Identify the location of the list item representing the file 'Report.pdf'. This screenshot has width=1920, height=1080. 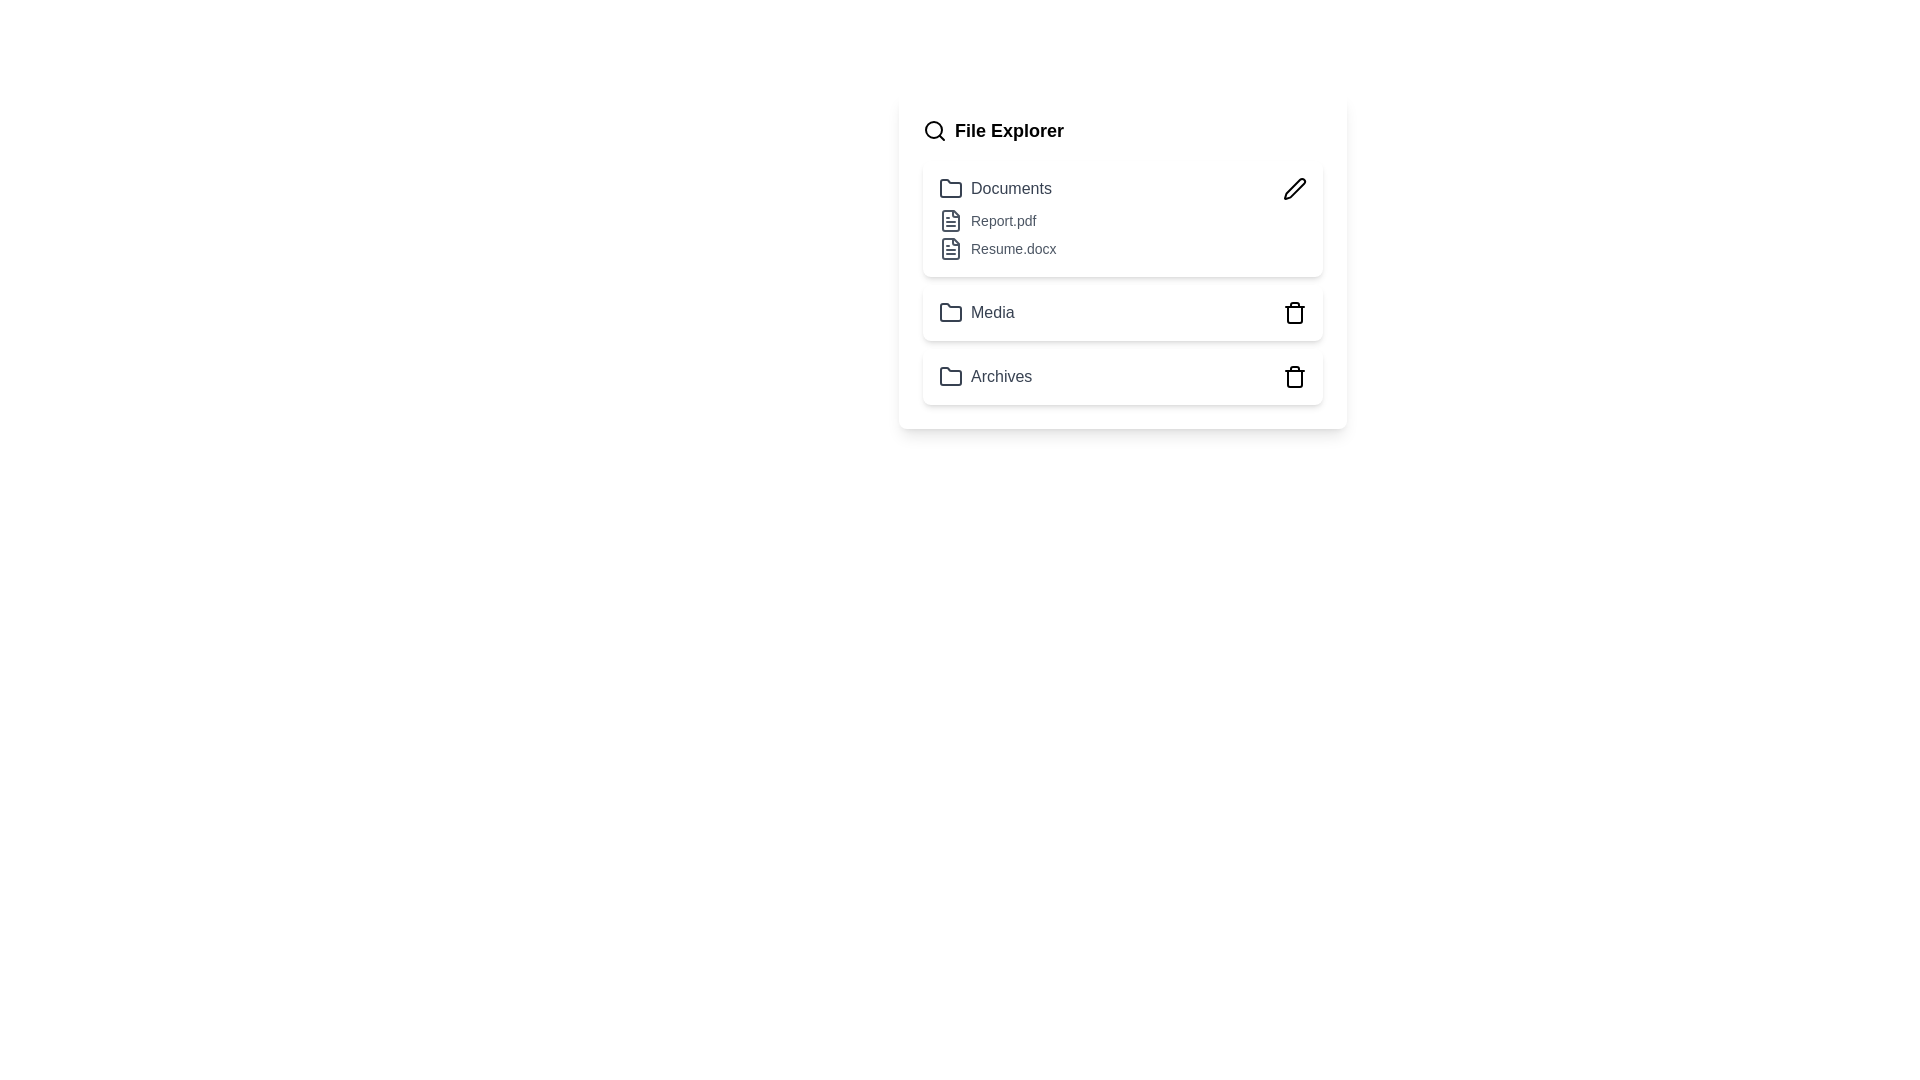
(1123, 220).